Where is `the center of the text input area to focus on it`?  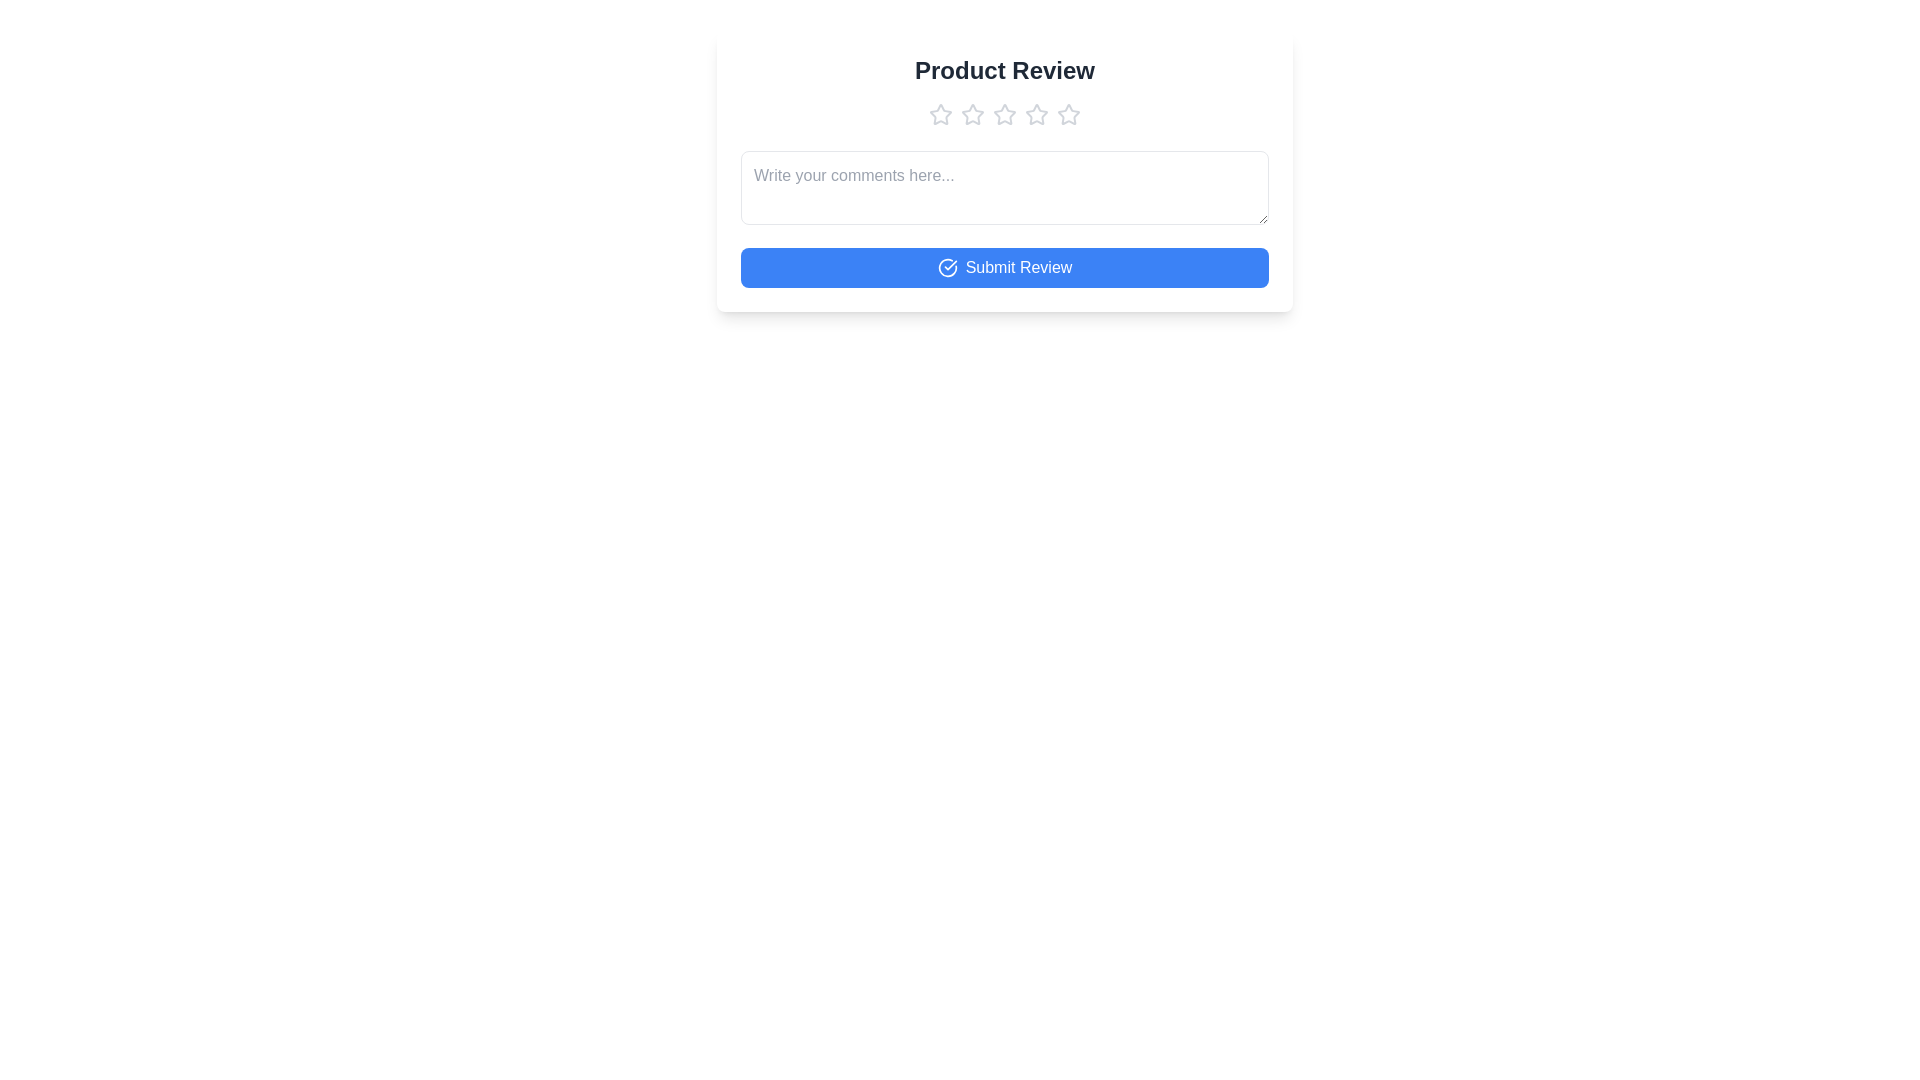 the center of the text input area to focus on it is located at coordinates (1004, 188).